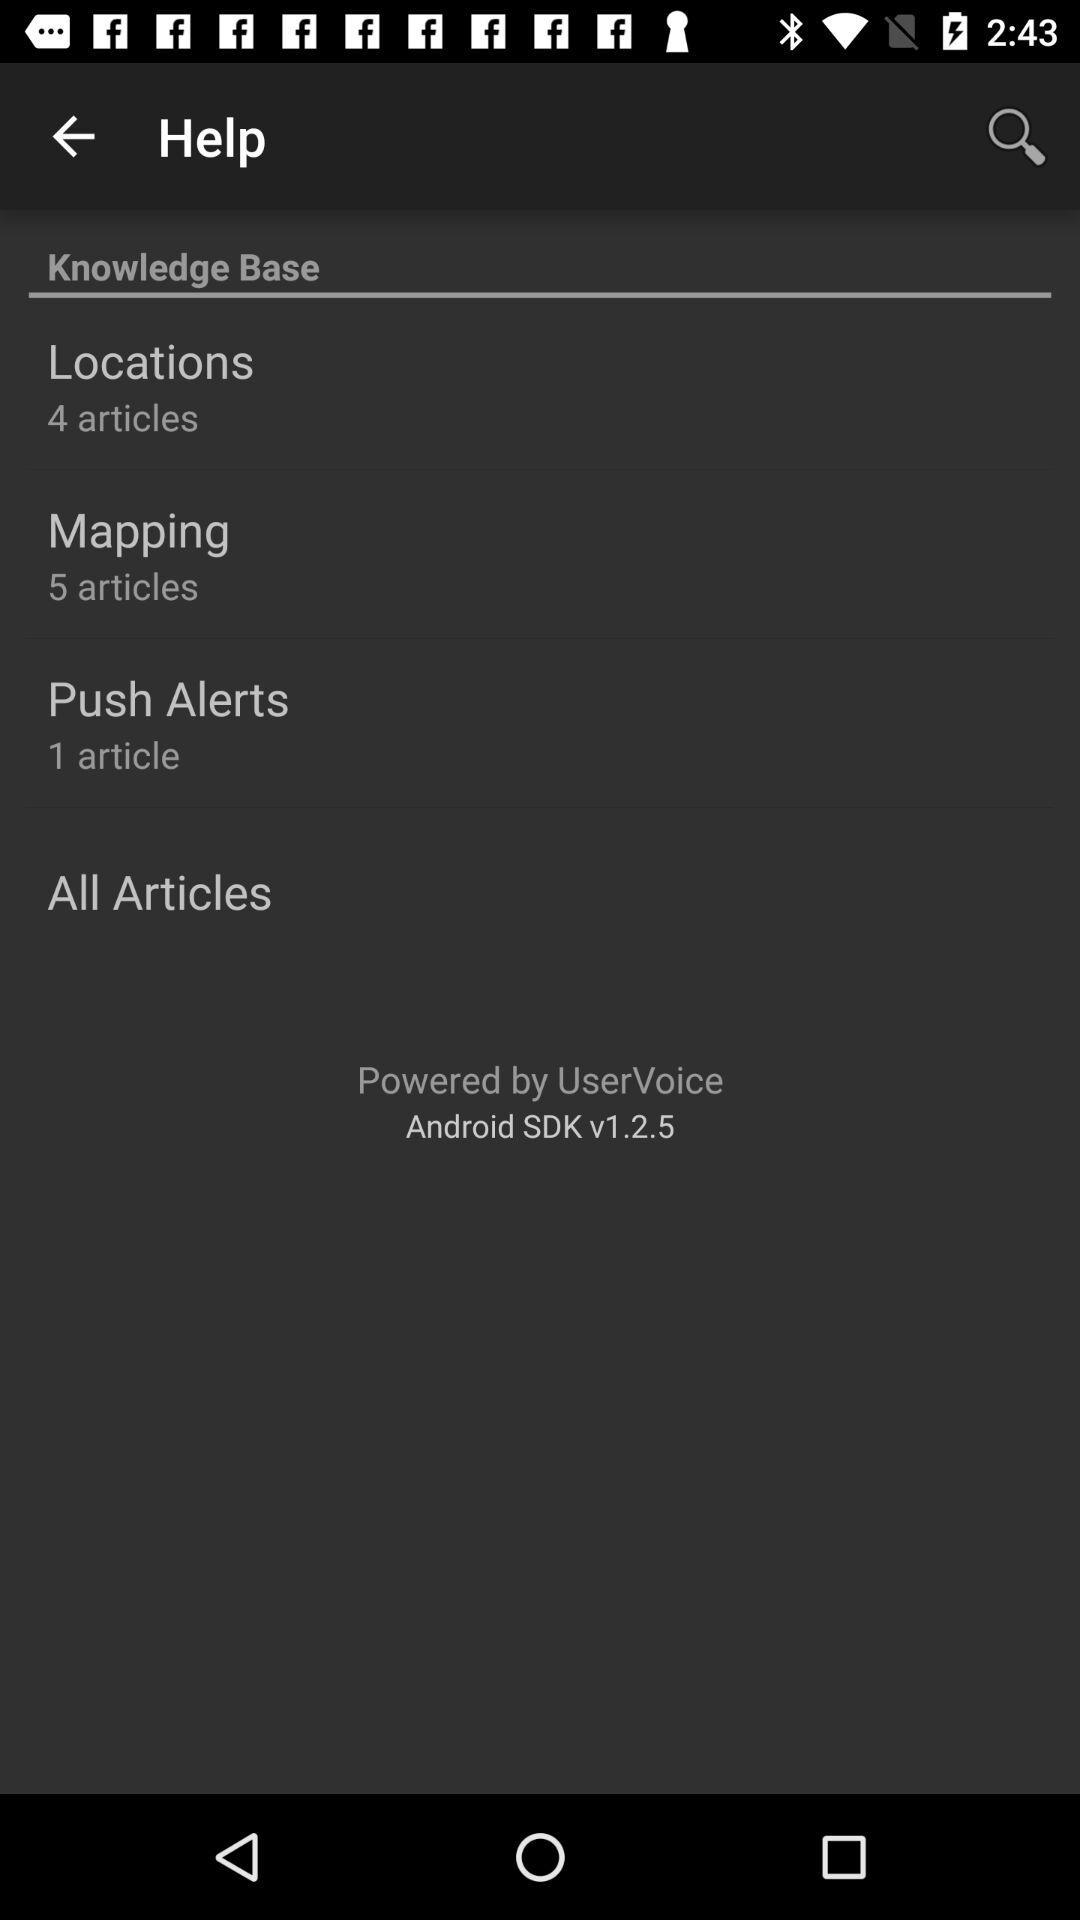  Describe the element at coordinates (149, 360) in the screenshot. I see `the icon below the knowledge base` at that location.